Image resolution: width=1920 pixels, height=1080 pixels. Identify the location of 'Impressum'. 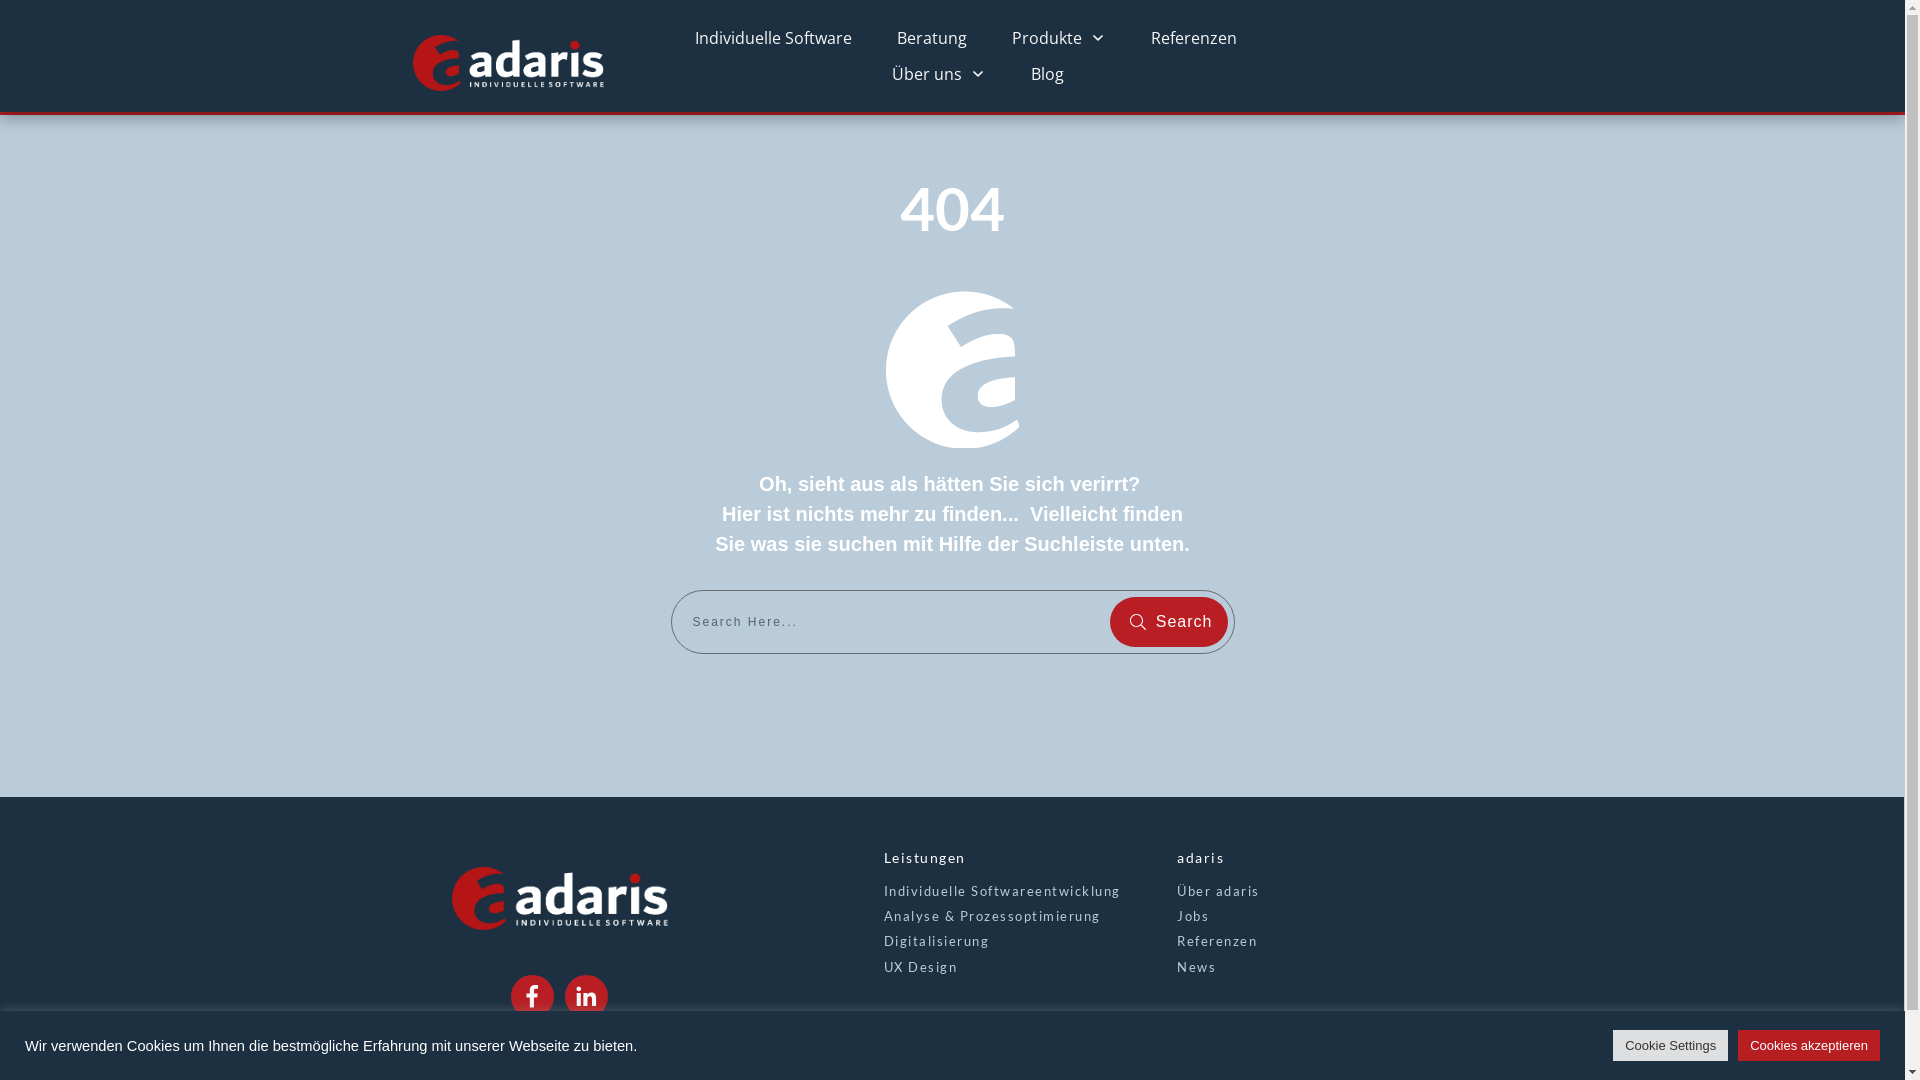
(513, 1054).